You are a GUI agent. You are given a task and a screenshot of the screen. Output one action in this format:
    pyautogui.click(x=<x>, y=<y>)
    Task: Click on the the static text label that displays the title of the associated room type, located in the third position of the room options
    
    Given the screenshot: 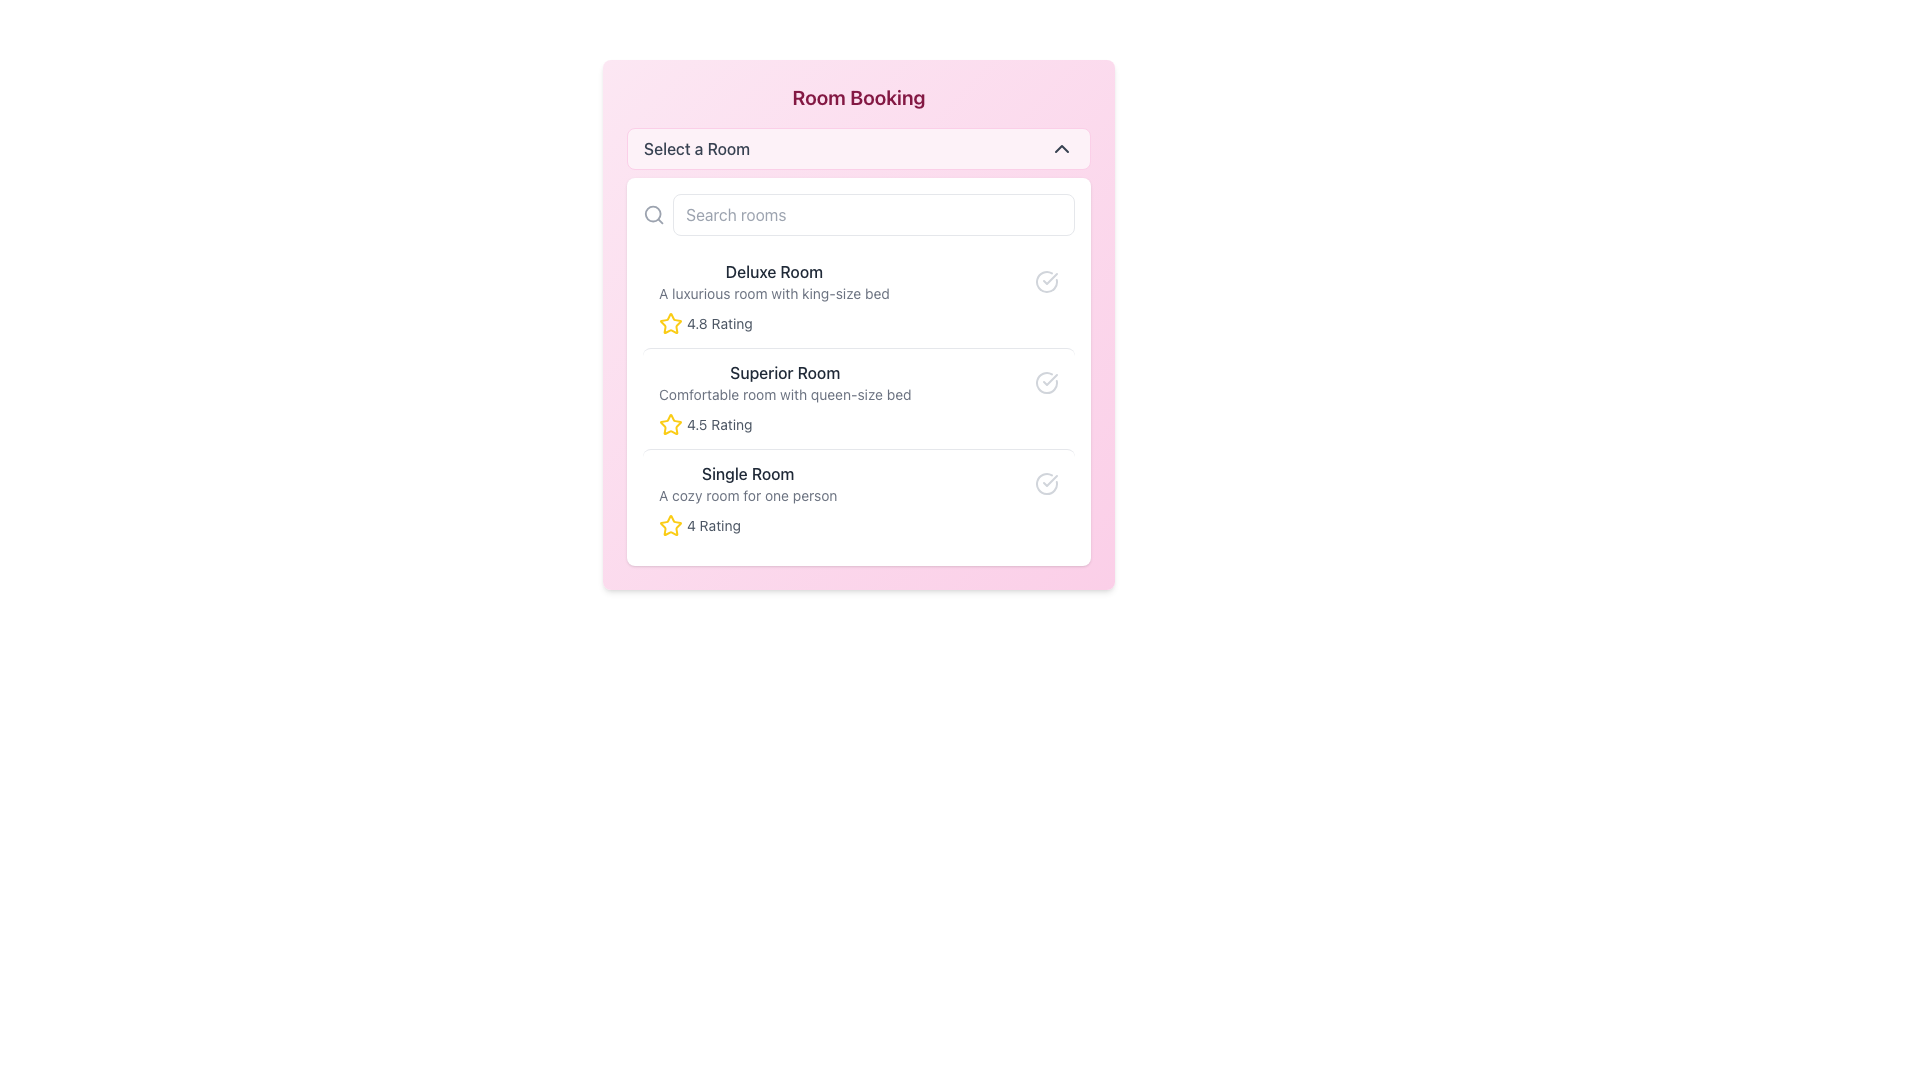 What is the action you would take?
    pyautogui.click(x=747, y=474)
    